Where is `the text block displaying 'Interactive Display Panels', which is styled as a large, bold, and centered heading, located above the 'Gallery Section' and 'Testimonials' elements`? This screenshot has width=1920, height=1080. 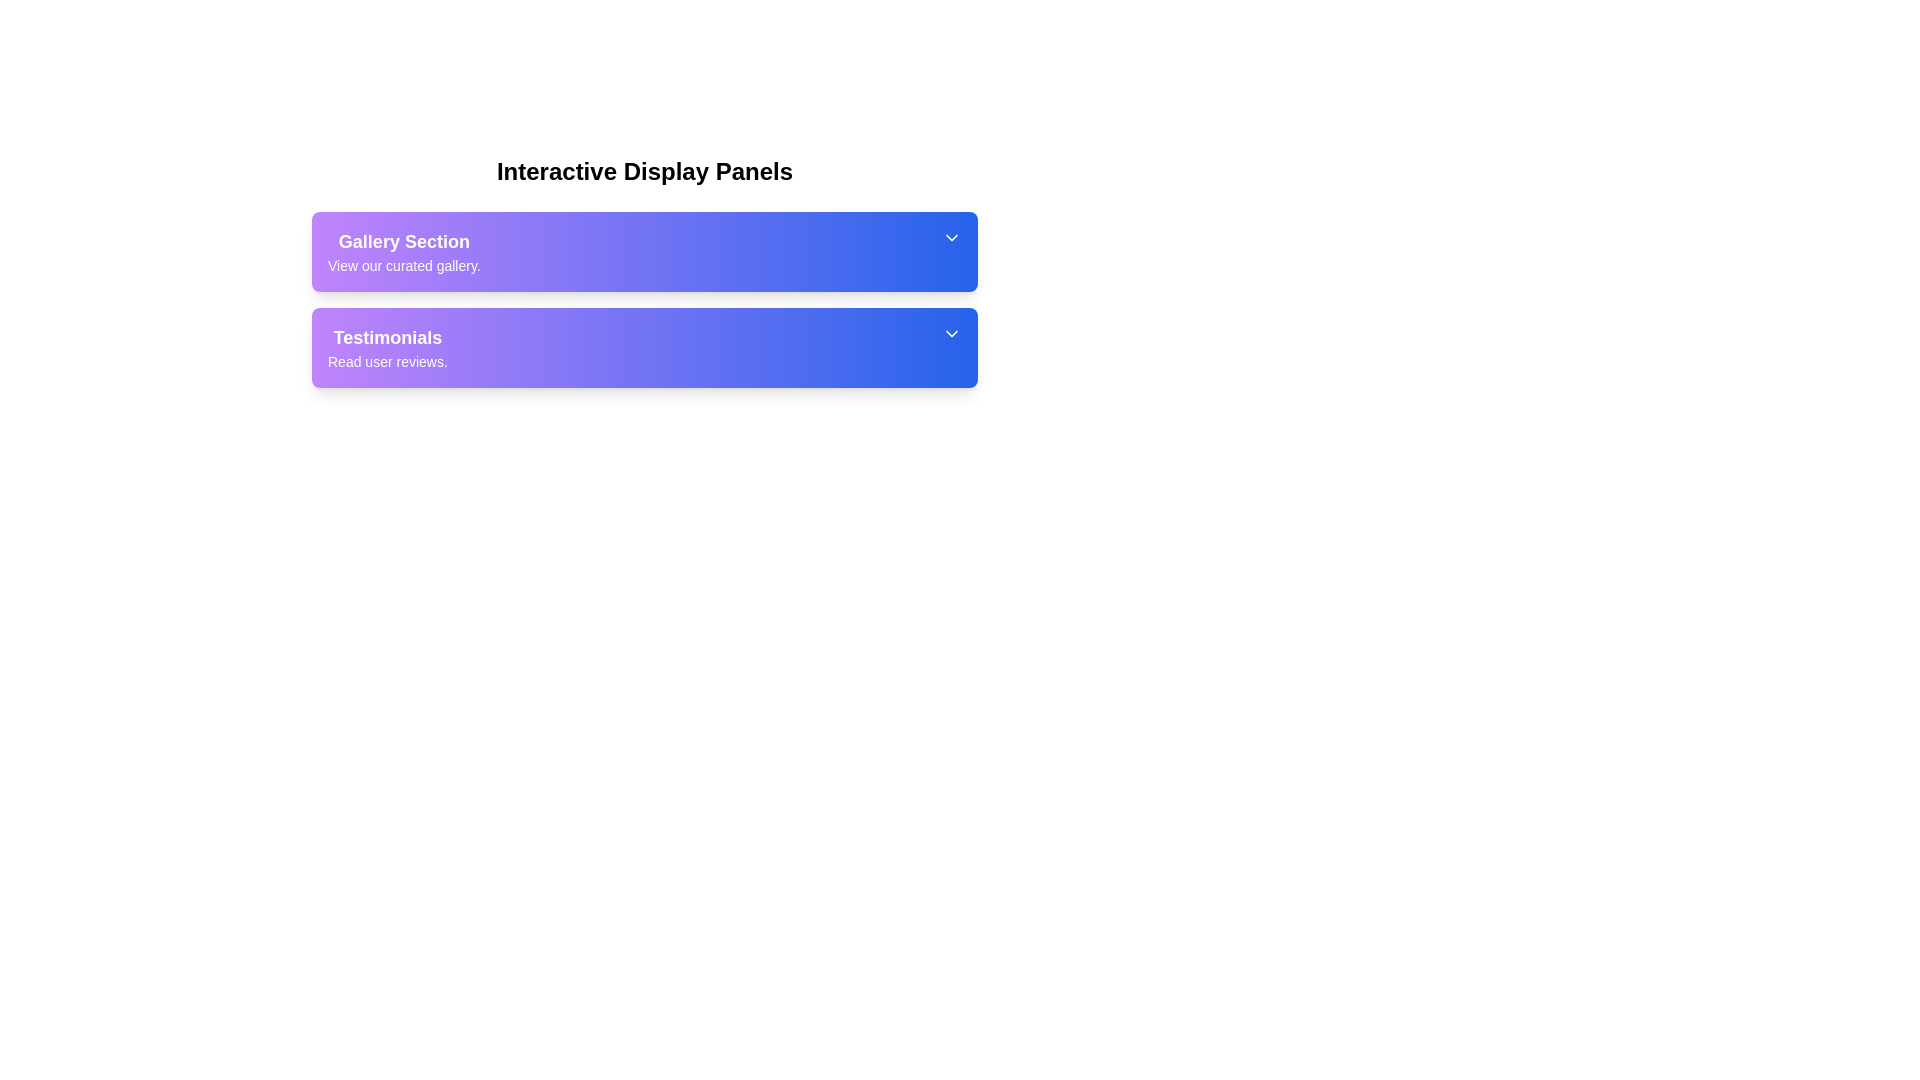 the text block displaying 'Interactive Display Panels', which is styled as a large, bold, and centered heading, located above the 'Gallery Section' and 'Testimonials' elements is located at coordinates (644, 171).